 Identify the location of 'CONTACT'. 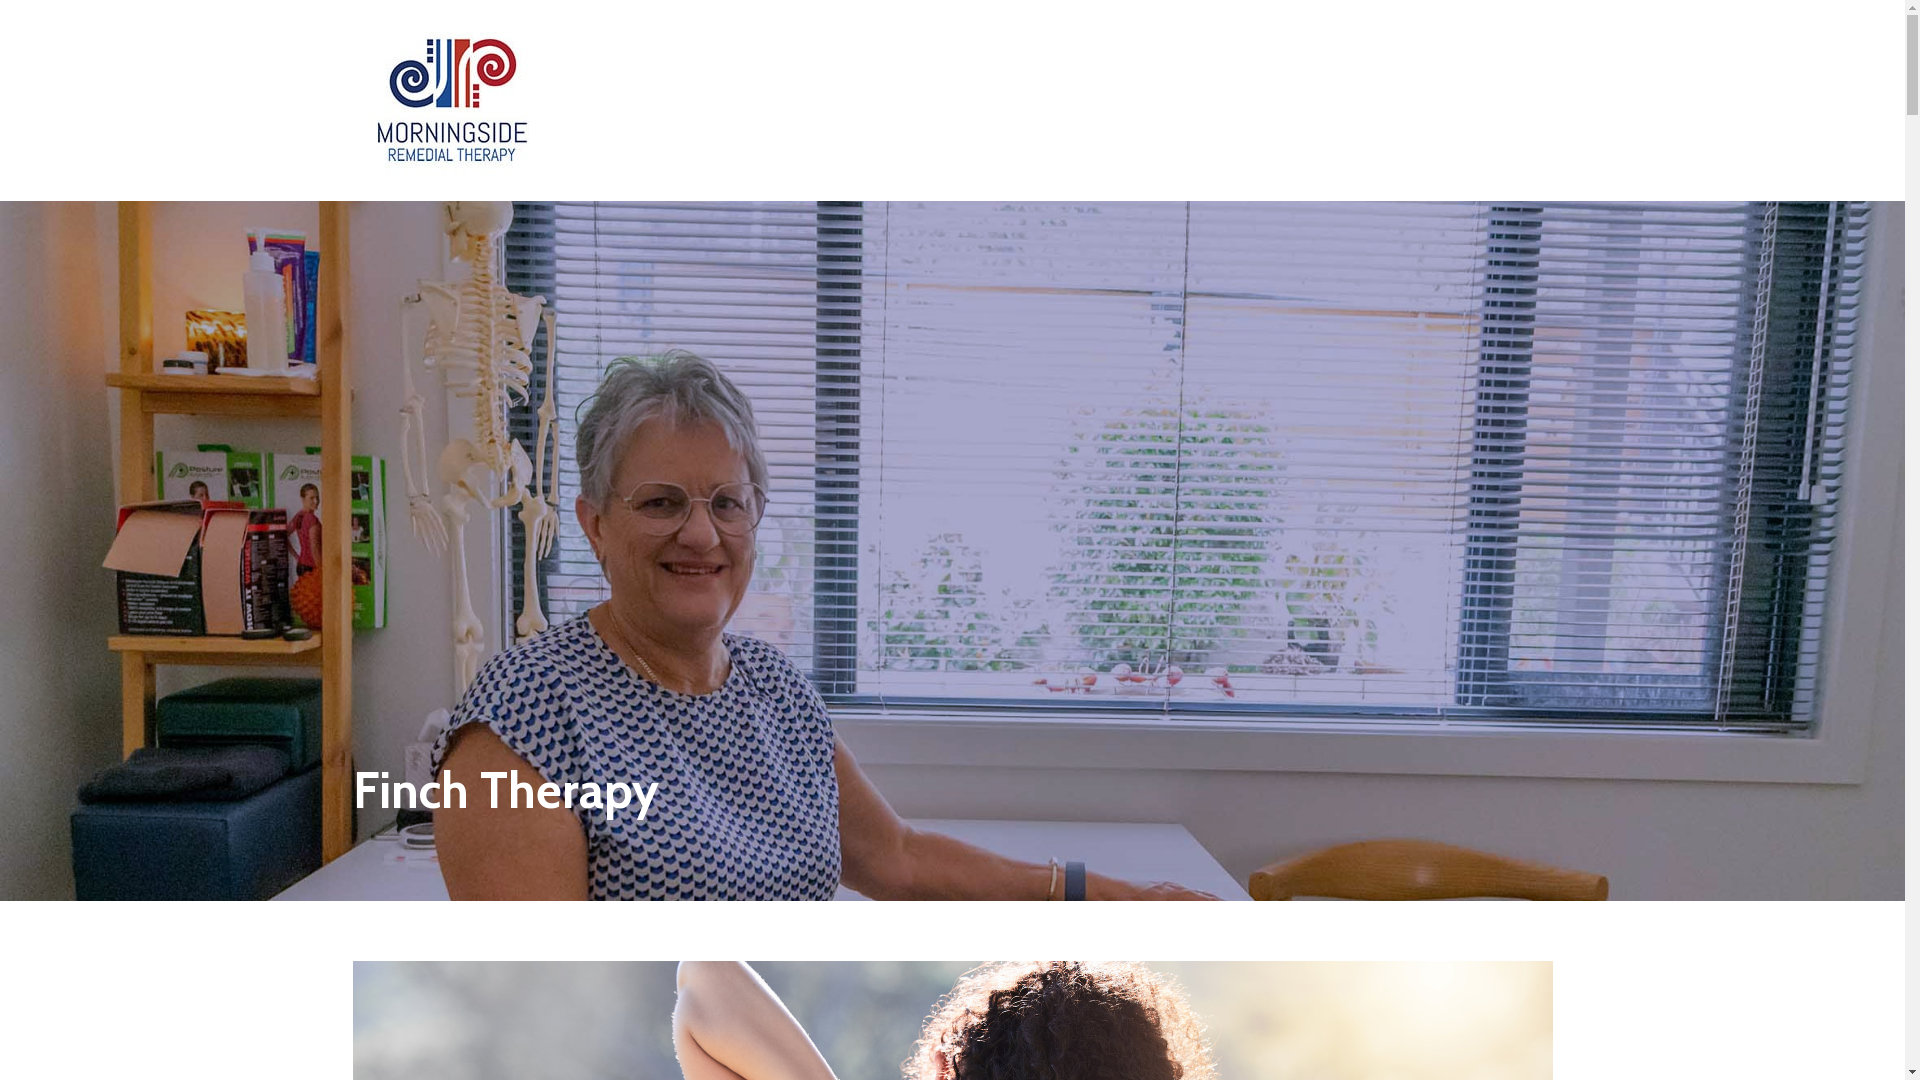
(1307, 45).